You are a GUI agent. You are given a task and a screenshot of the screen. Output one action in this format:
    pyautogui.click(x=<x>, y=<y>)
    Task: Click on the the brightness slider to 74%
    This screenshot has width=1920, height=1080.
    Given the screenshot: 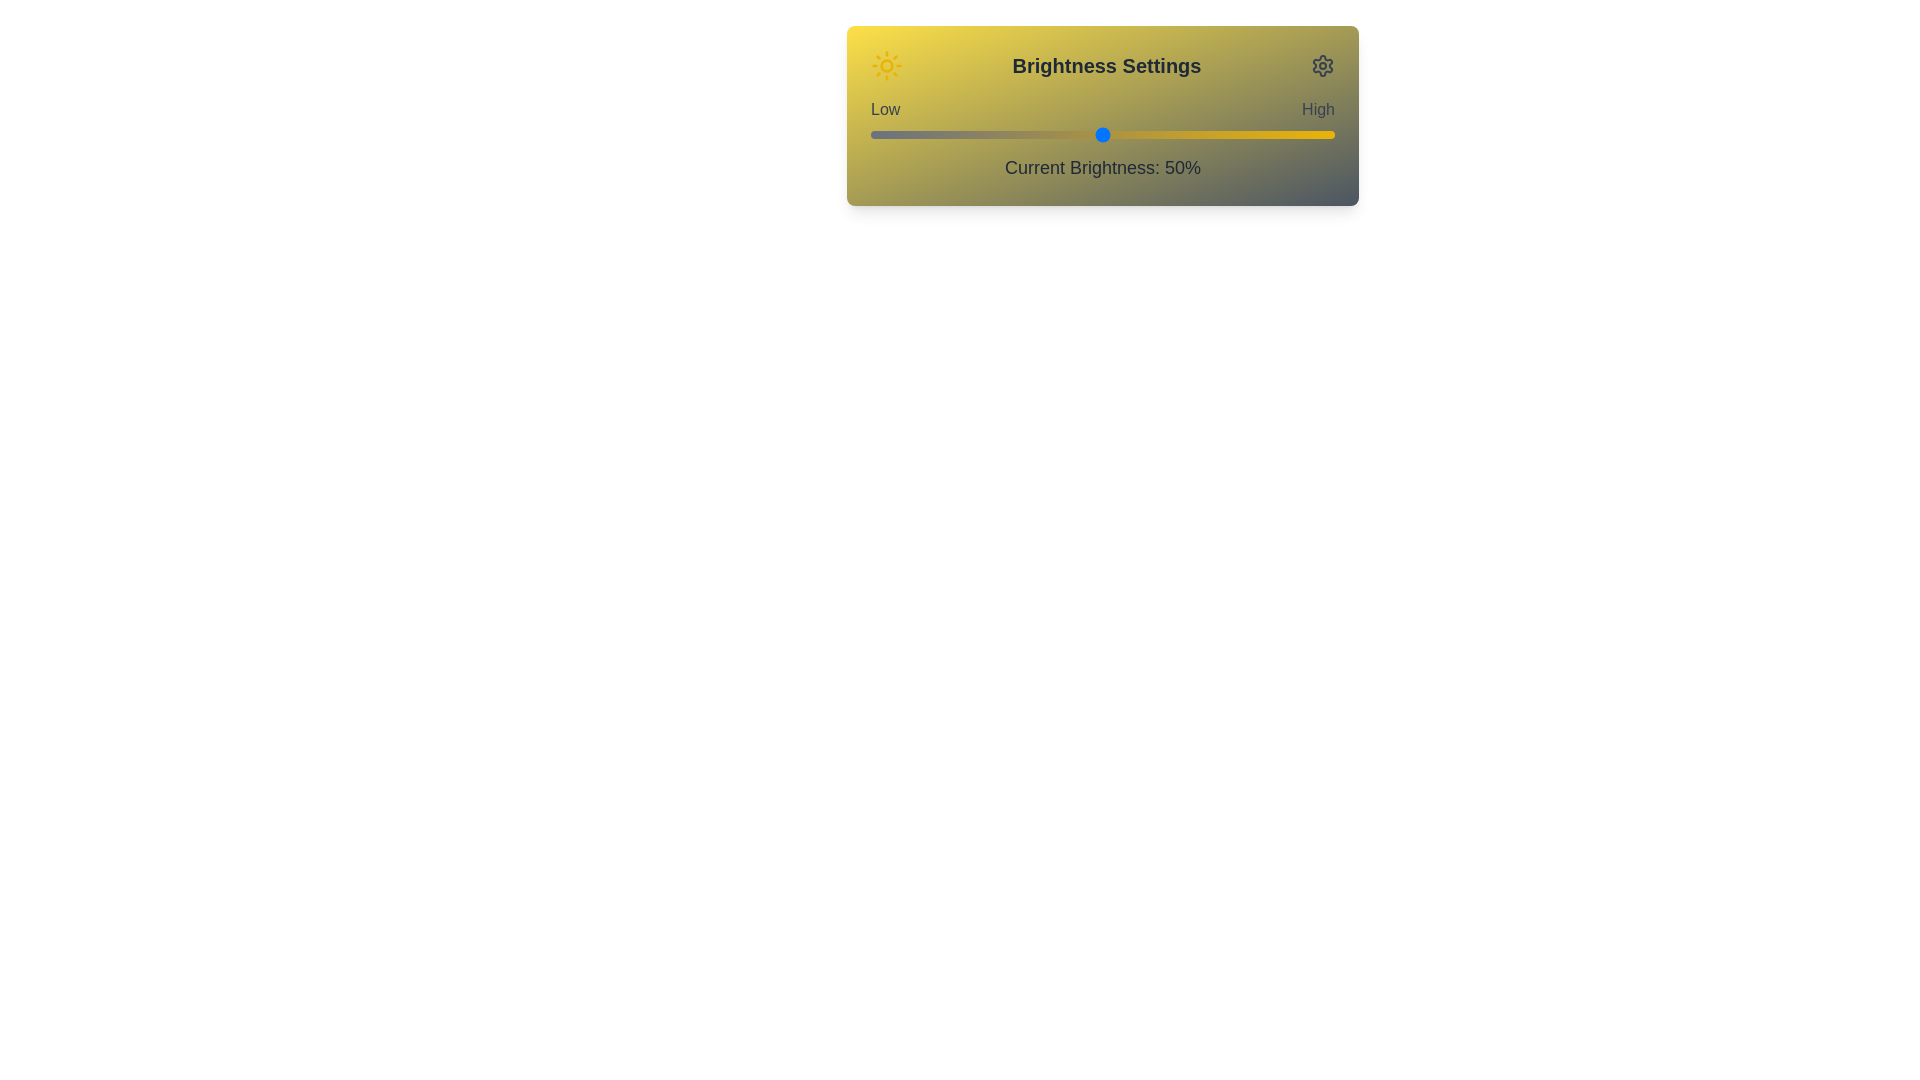 What is the action you would take?
    pyautogui.click(x=1213, y=135)
    